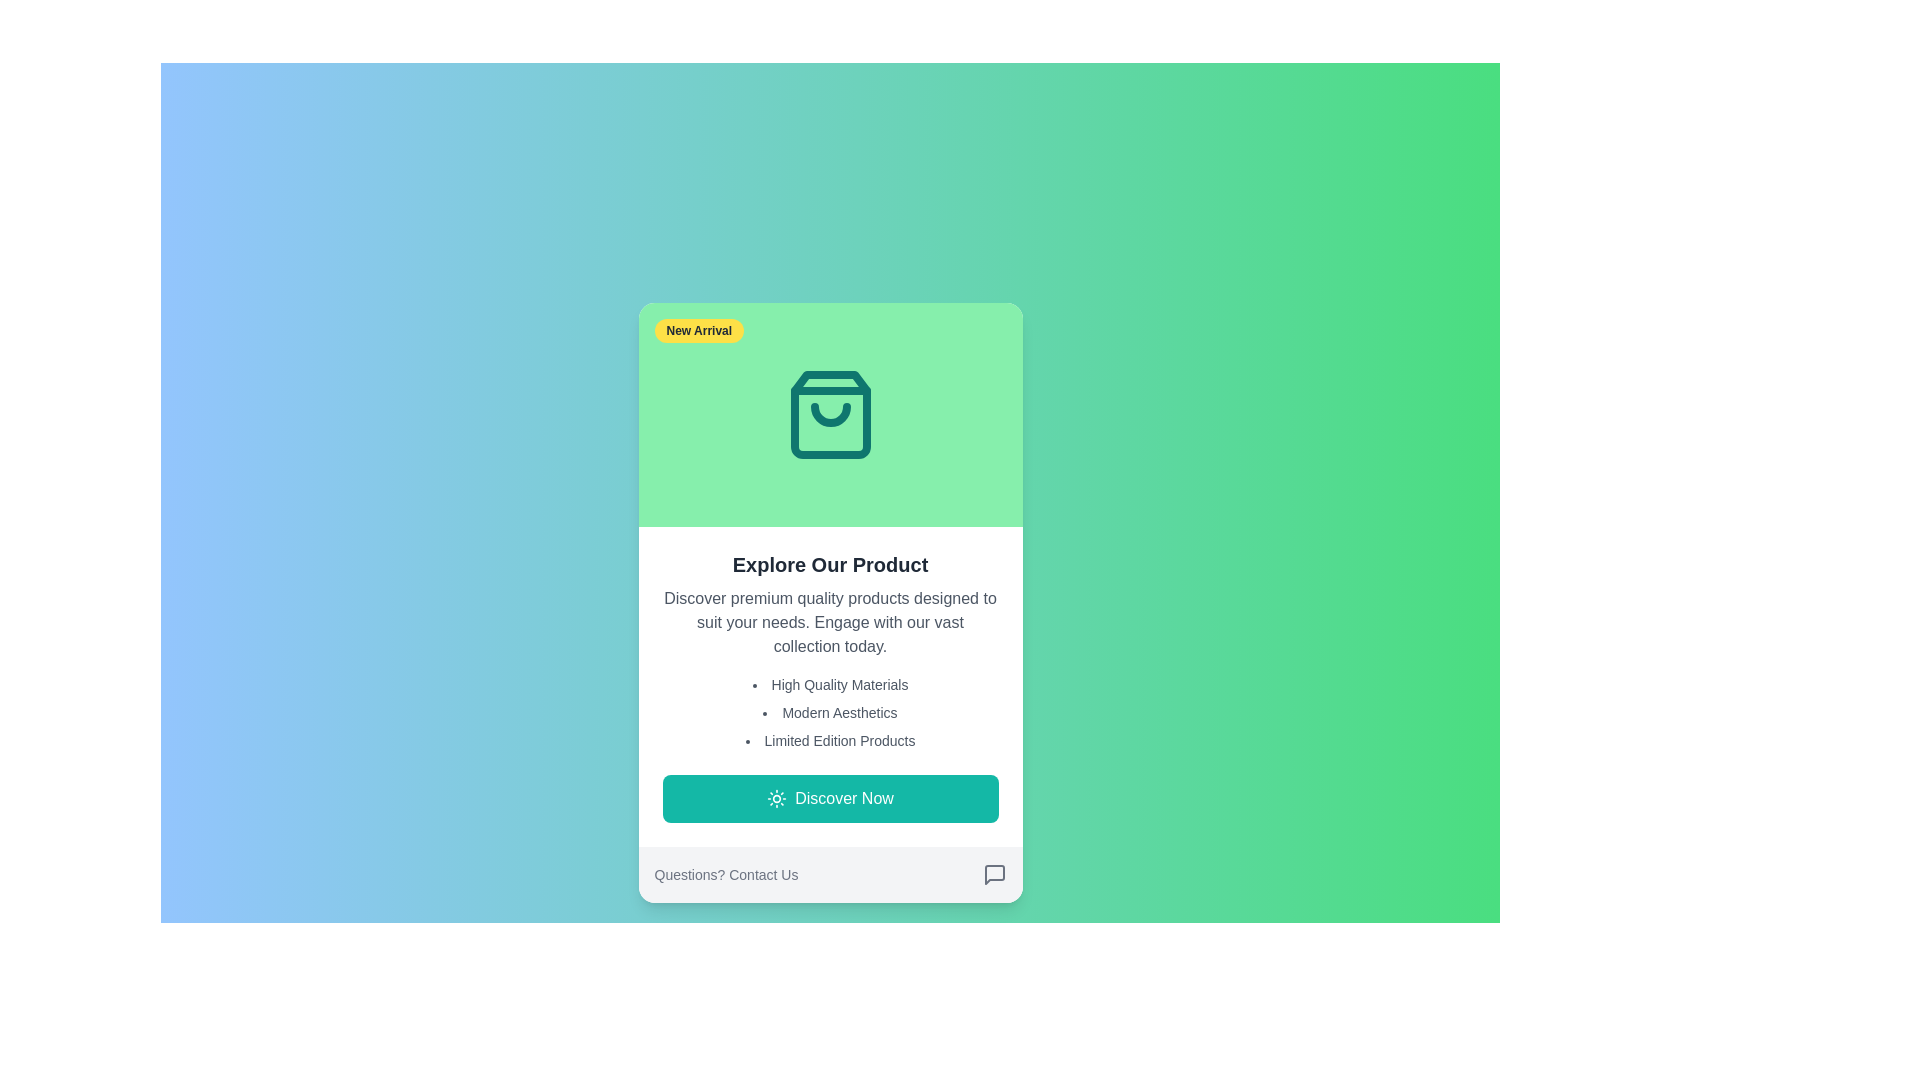 This screenshot has height=1080, width=1920. Describe the element at coordinates (830, 622) in the screenshot. I see `the light gray text paragraph located below the heading 'Explore Our Product' and above the bulleted list of product features` at that location.